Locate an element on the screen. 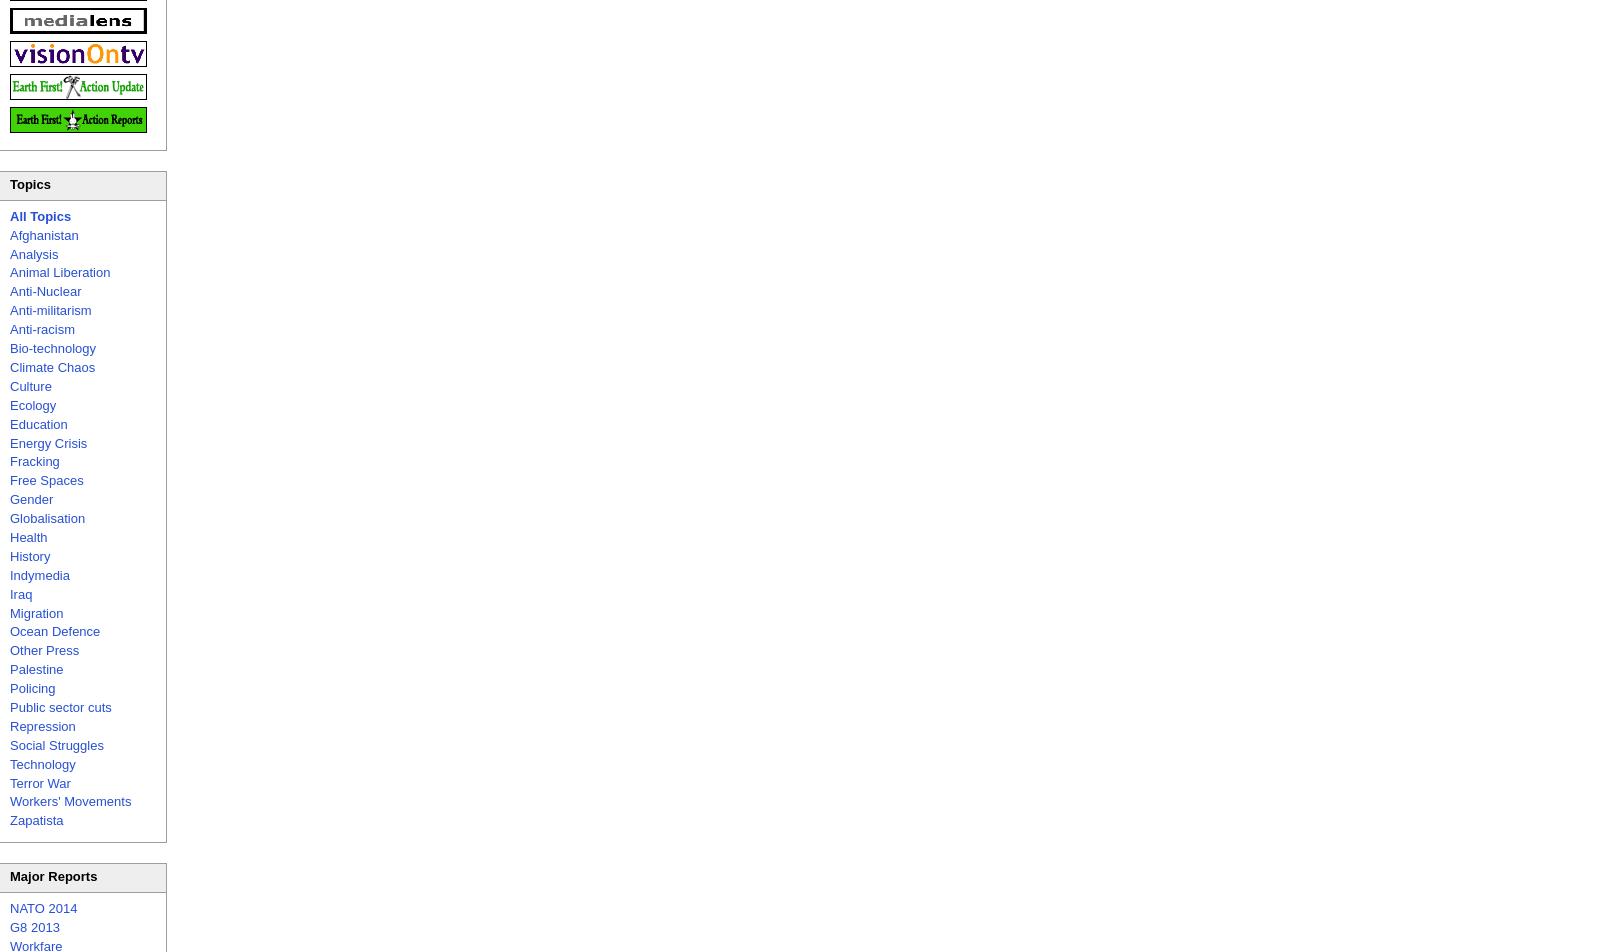  'Migration' is located at coordinates (35, 612).